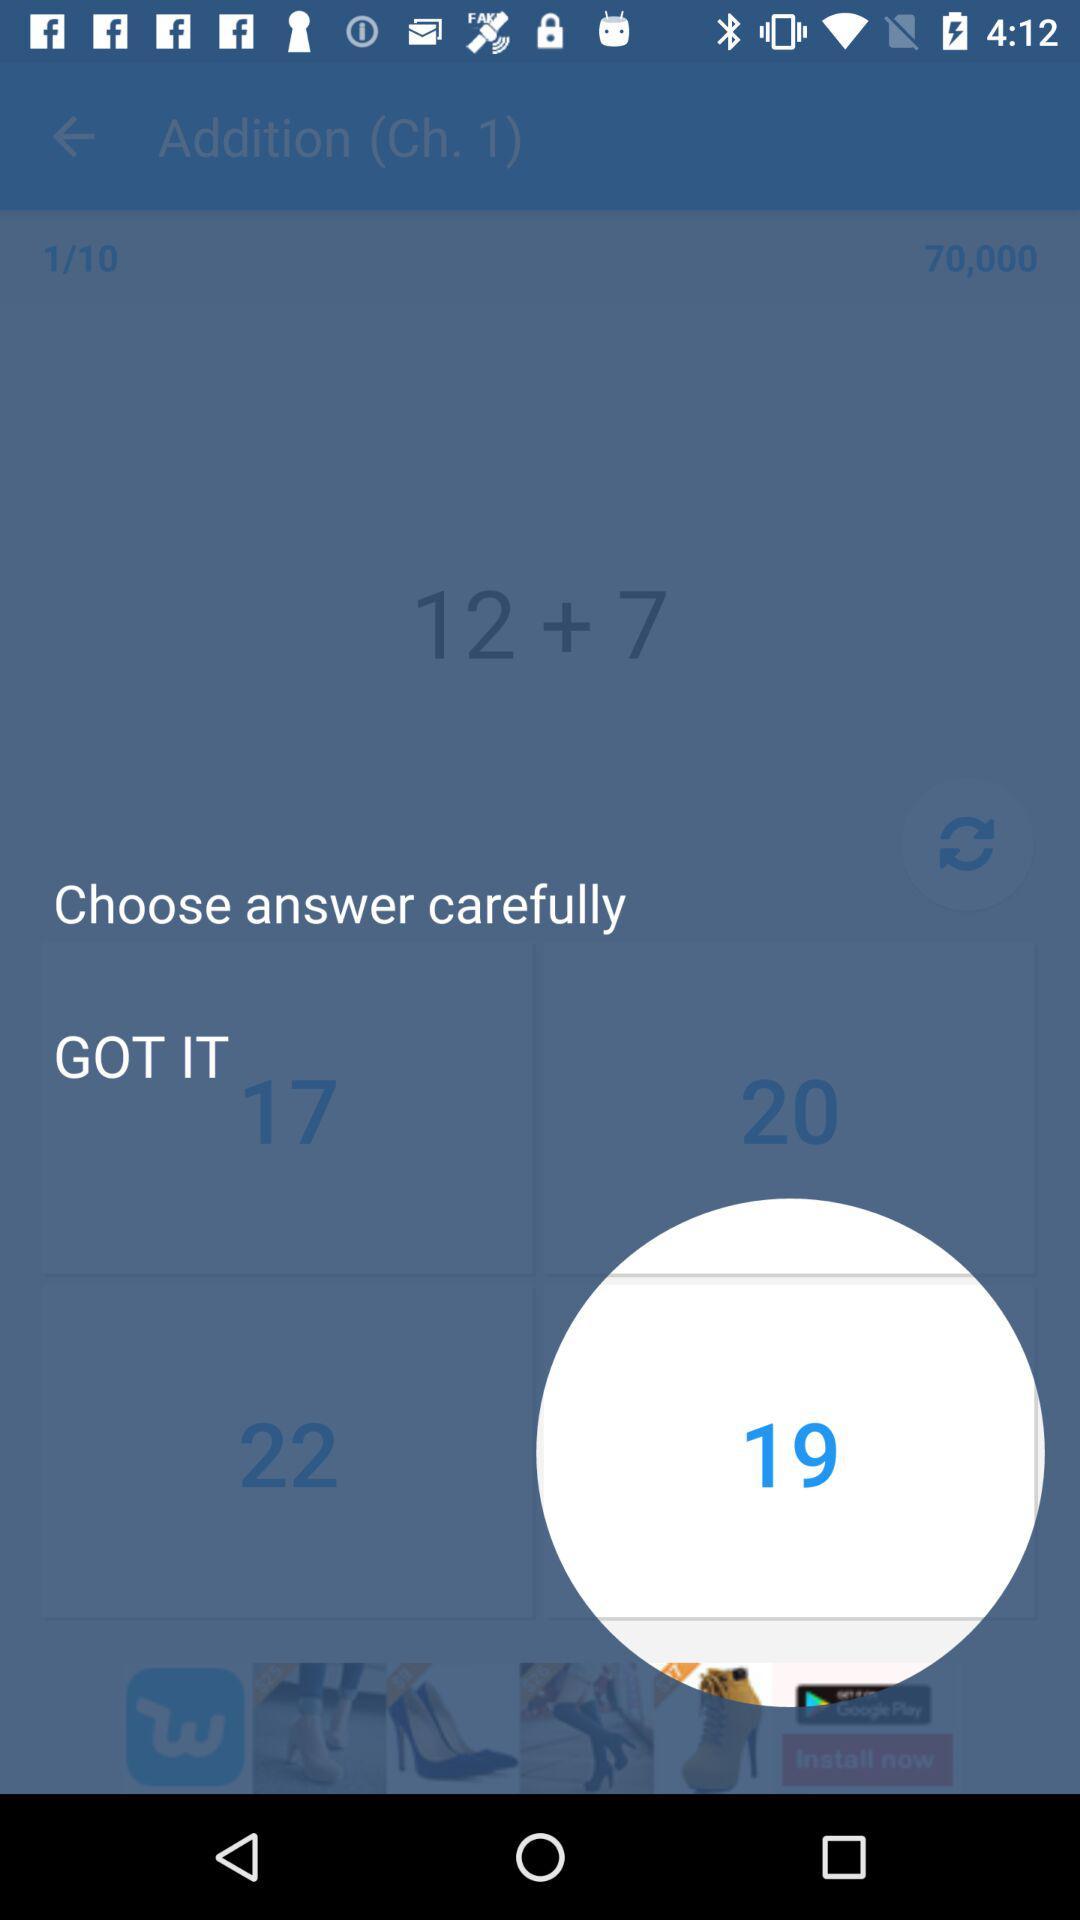 The height and width of the screenshot is (1920, 1080). What do you see at coordinates (789, 1108) in the screenshot?
I see `the item below the choose answer carefully icon` at bounding box center [789, 1108].